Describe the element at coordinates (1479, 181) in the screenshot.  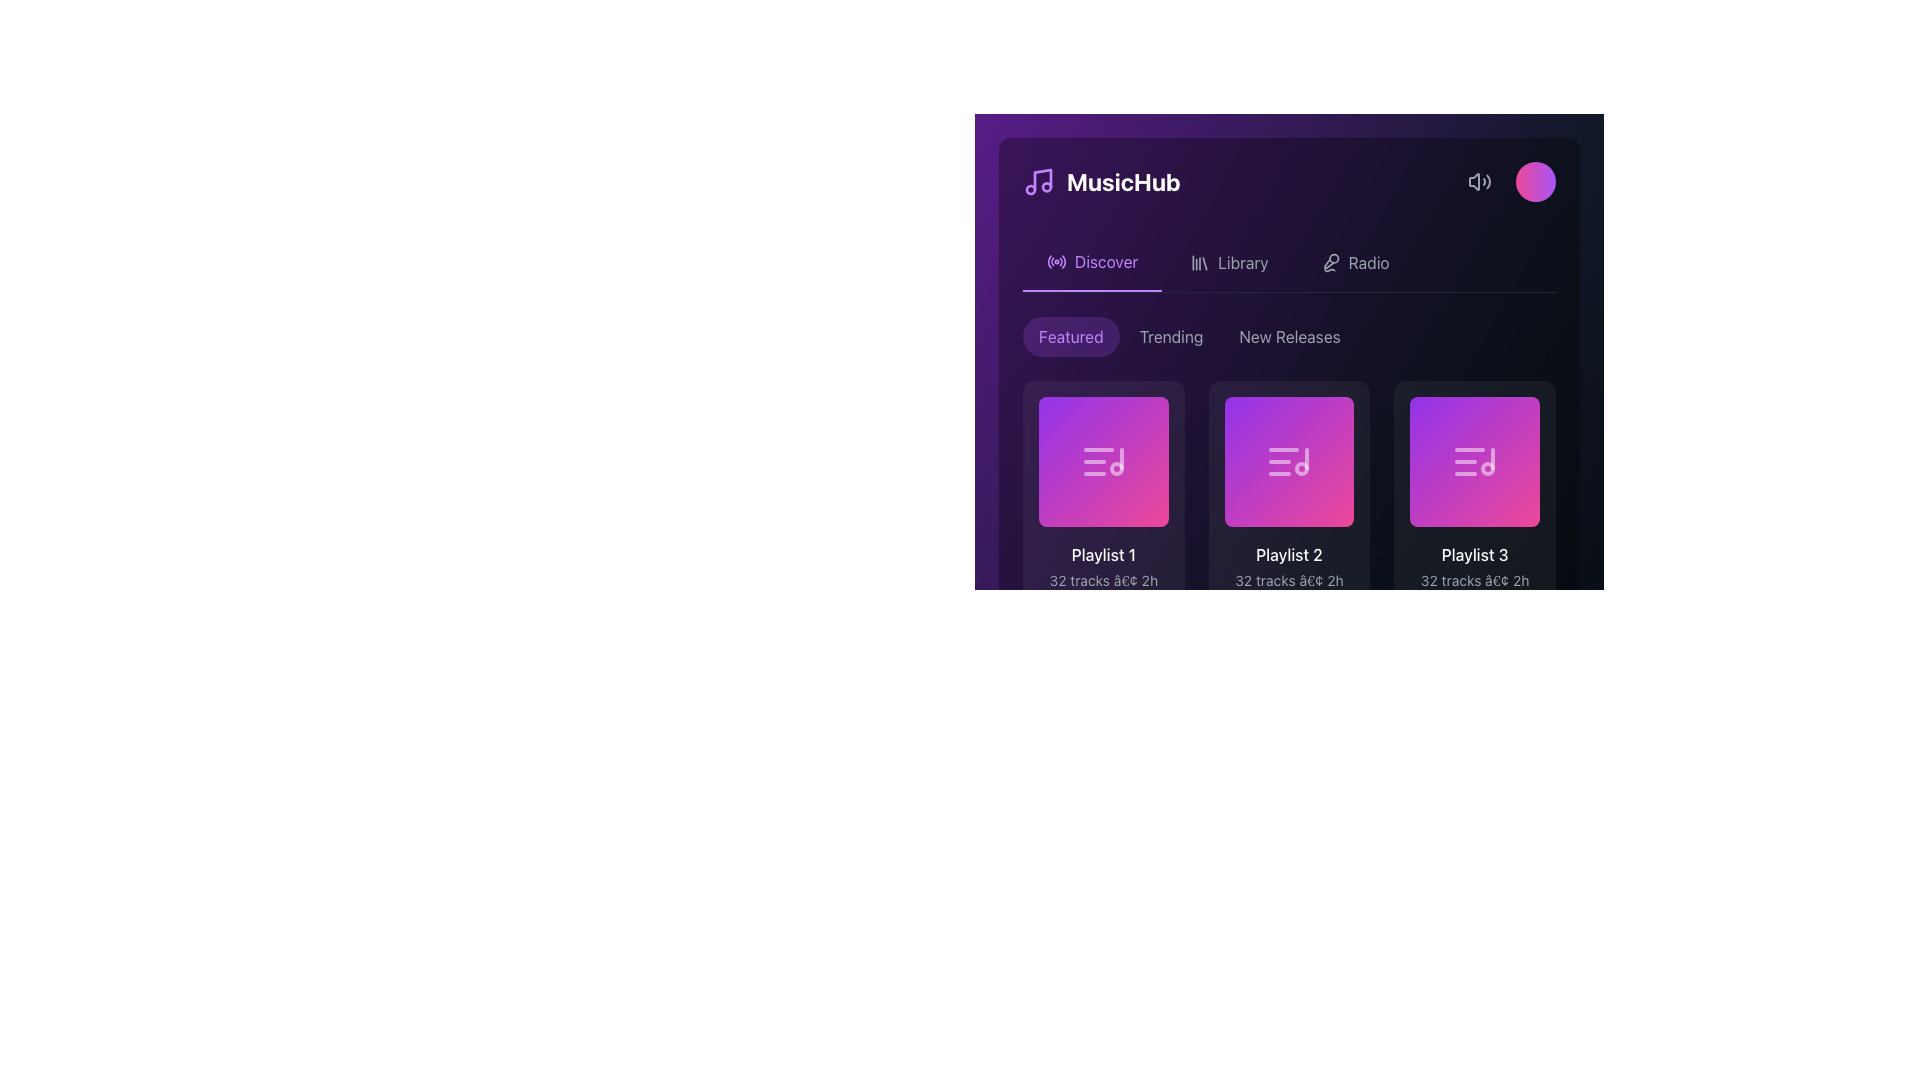
I see `the volume control icon located in the top-right corner of the interface, which serves as an interactive control for muting, unmuting, or adjusting sound settings` at that location.